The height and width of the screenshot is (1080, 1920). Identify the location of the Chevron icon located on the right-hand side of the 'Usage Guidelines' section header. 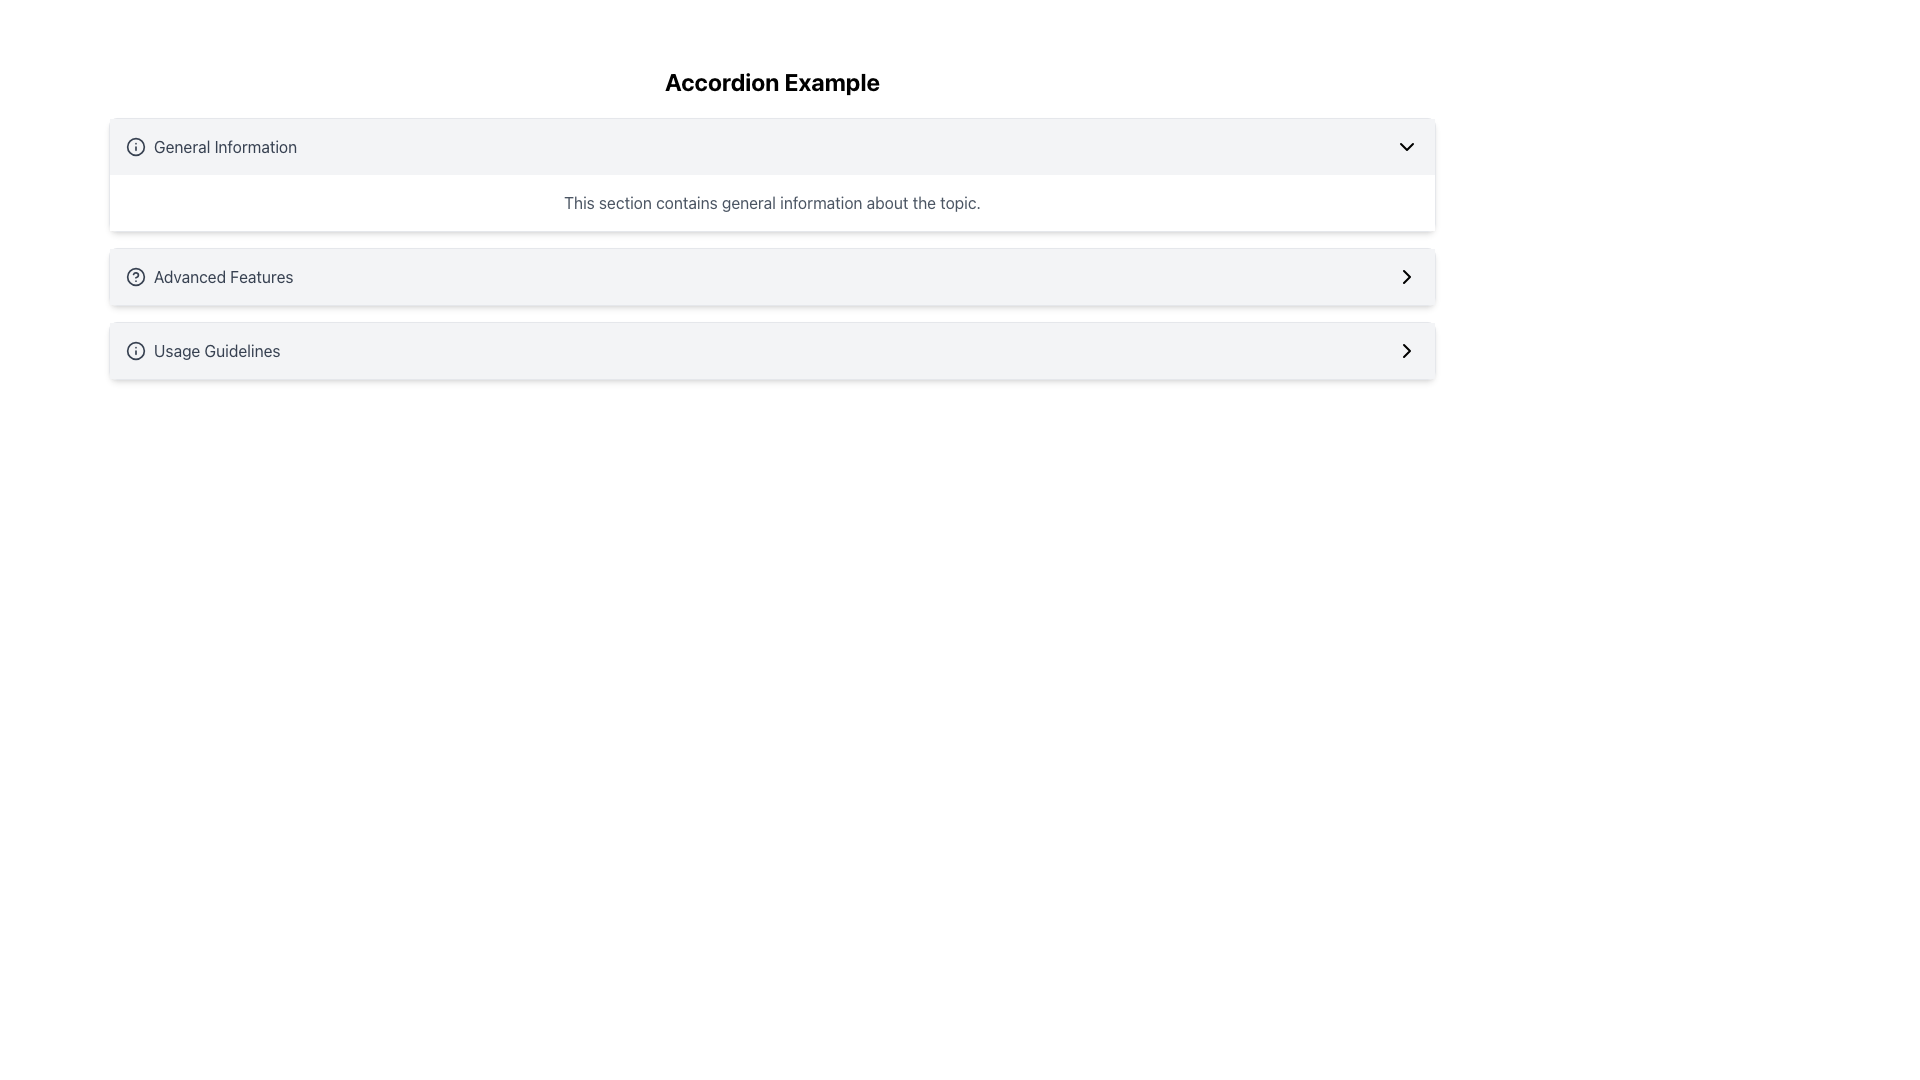
(1405, 350).